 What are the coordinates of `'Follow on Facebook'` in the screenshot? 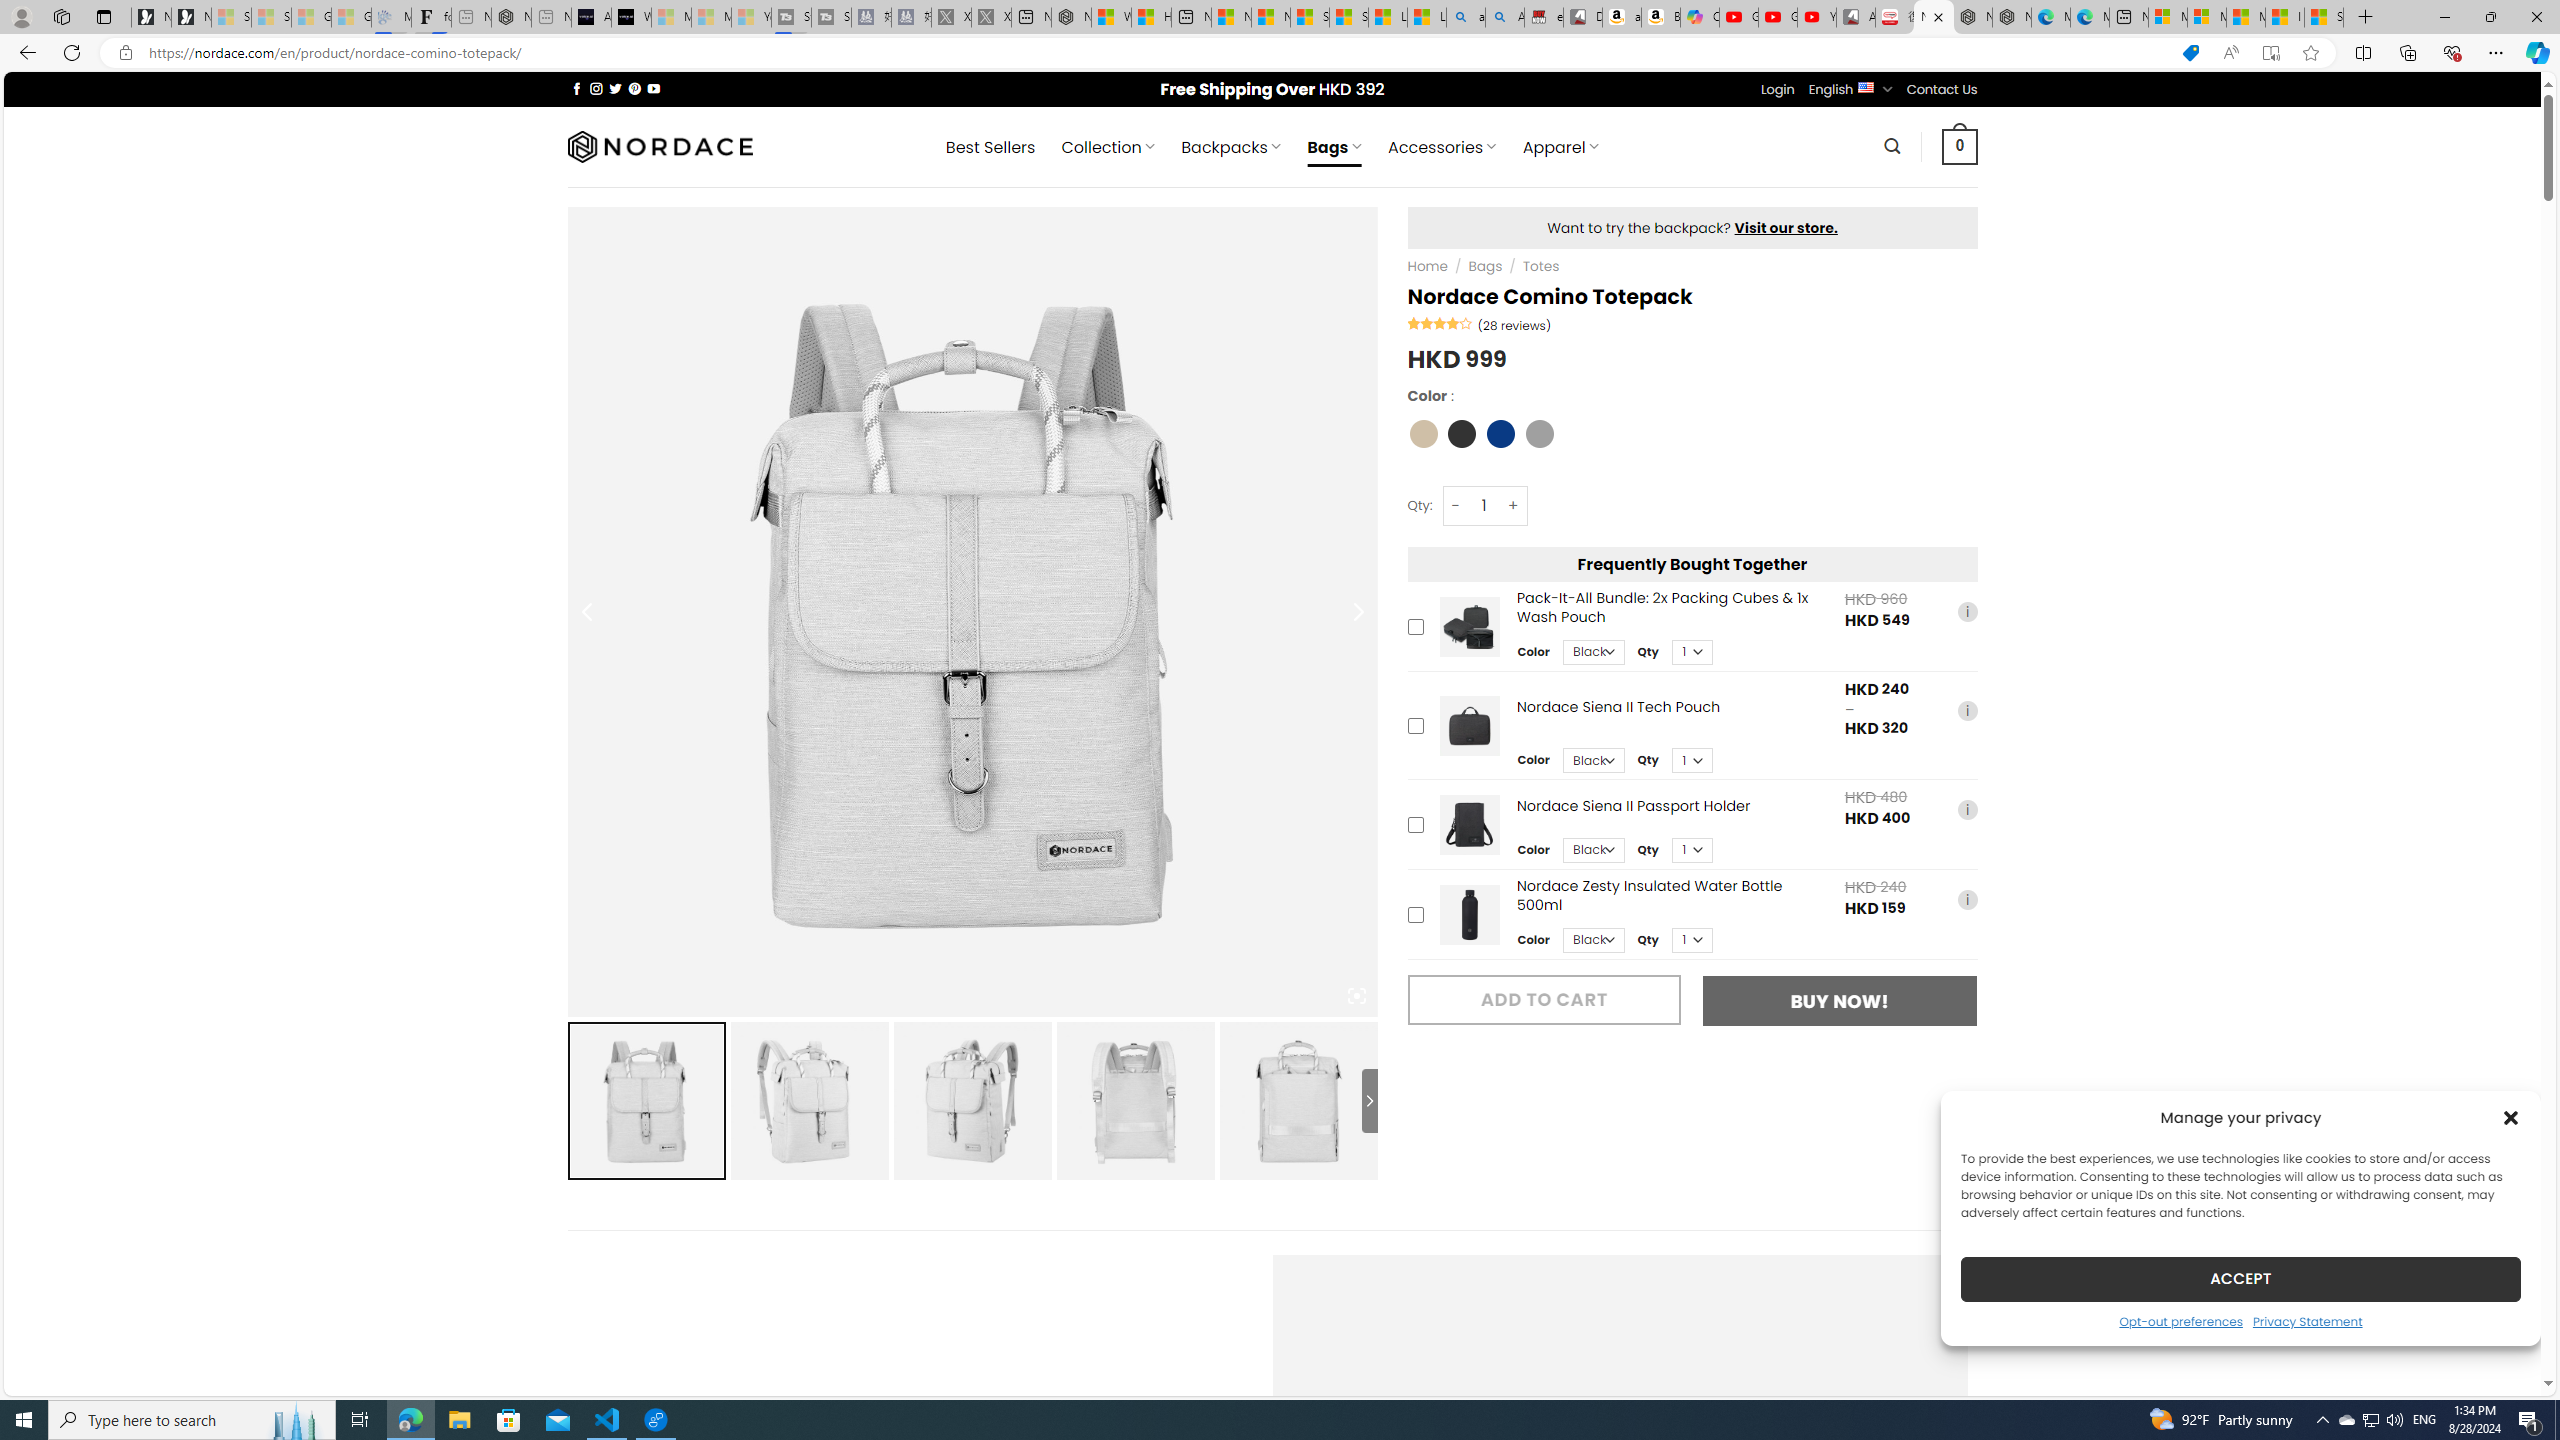 It's located at (576, 88).